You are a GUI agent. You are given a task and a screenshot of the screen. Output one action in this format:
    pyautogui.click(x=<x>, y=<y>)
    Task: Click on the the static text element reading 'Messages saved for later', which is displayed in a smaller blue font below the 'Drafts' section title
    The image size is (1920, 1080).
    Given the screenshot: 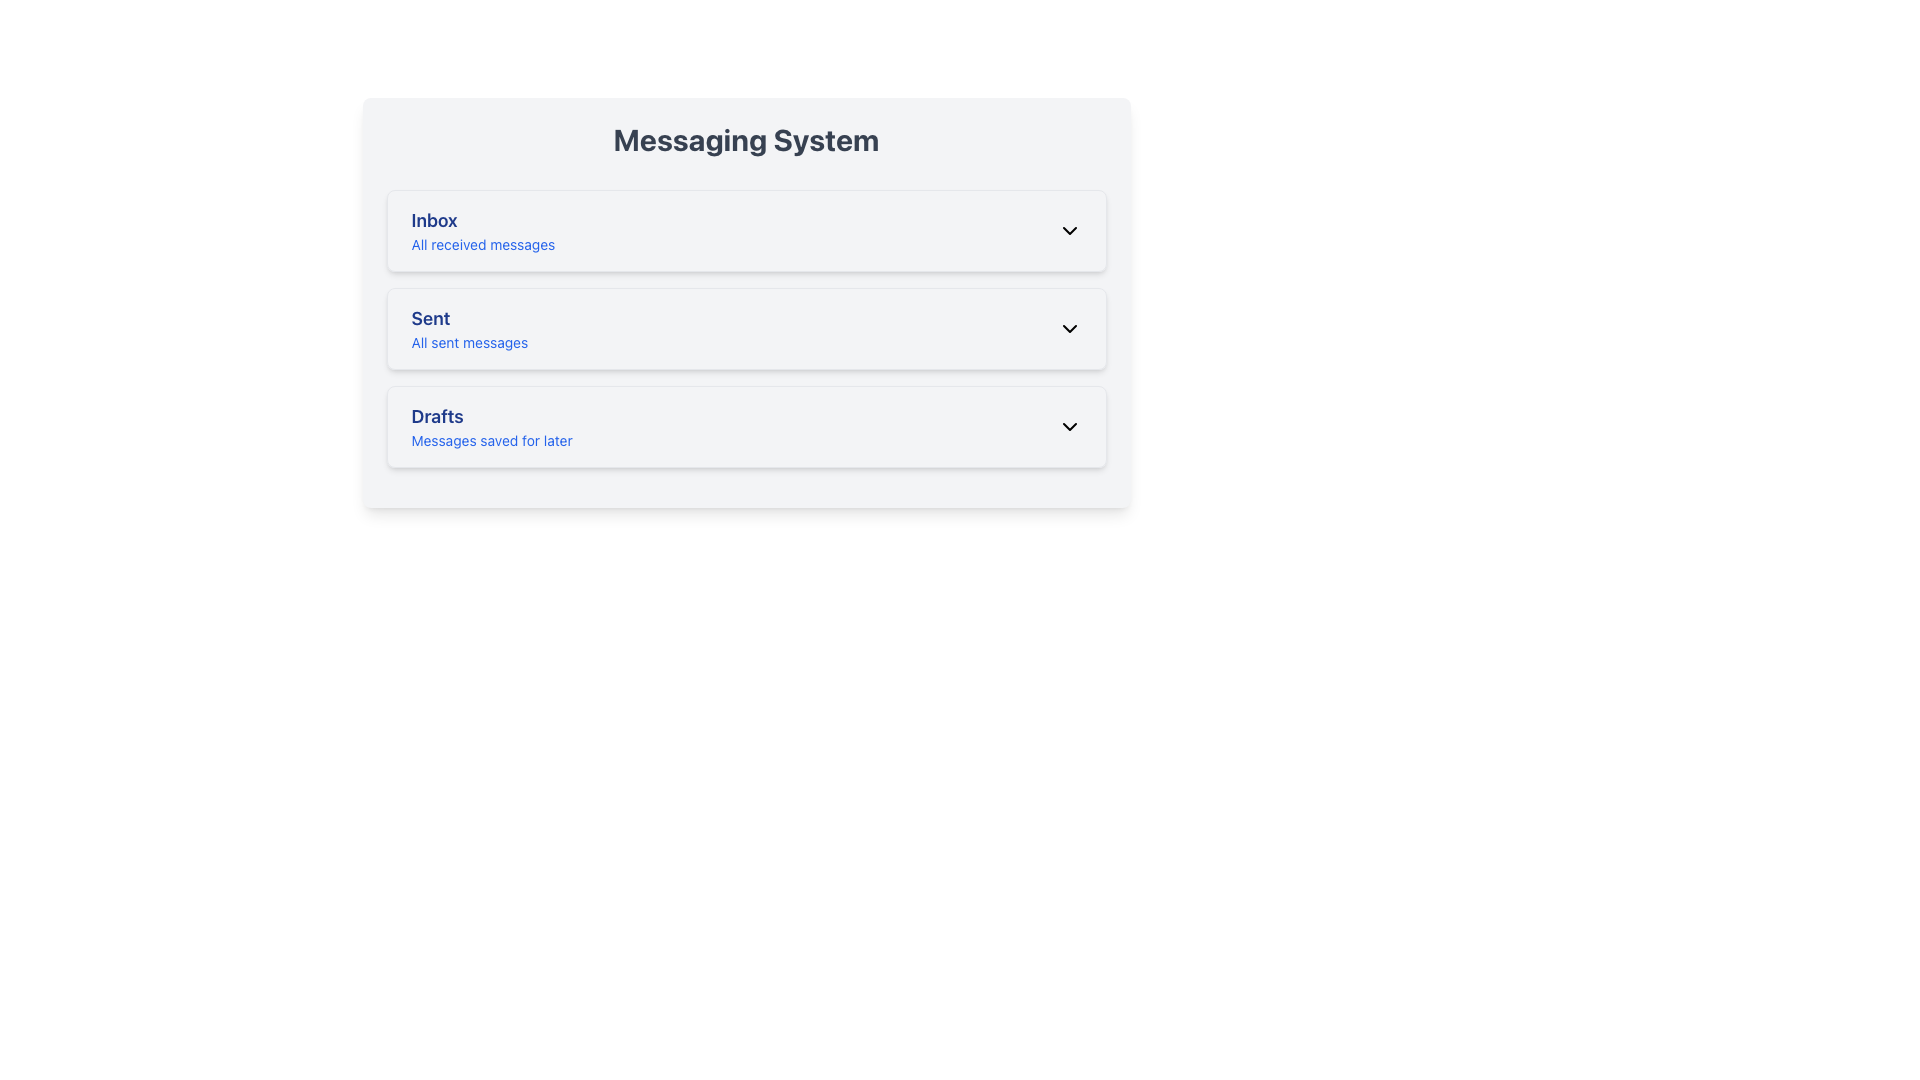 What is the action you would take?
    pyautogui.click(x=492, y=439)
    